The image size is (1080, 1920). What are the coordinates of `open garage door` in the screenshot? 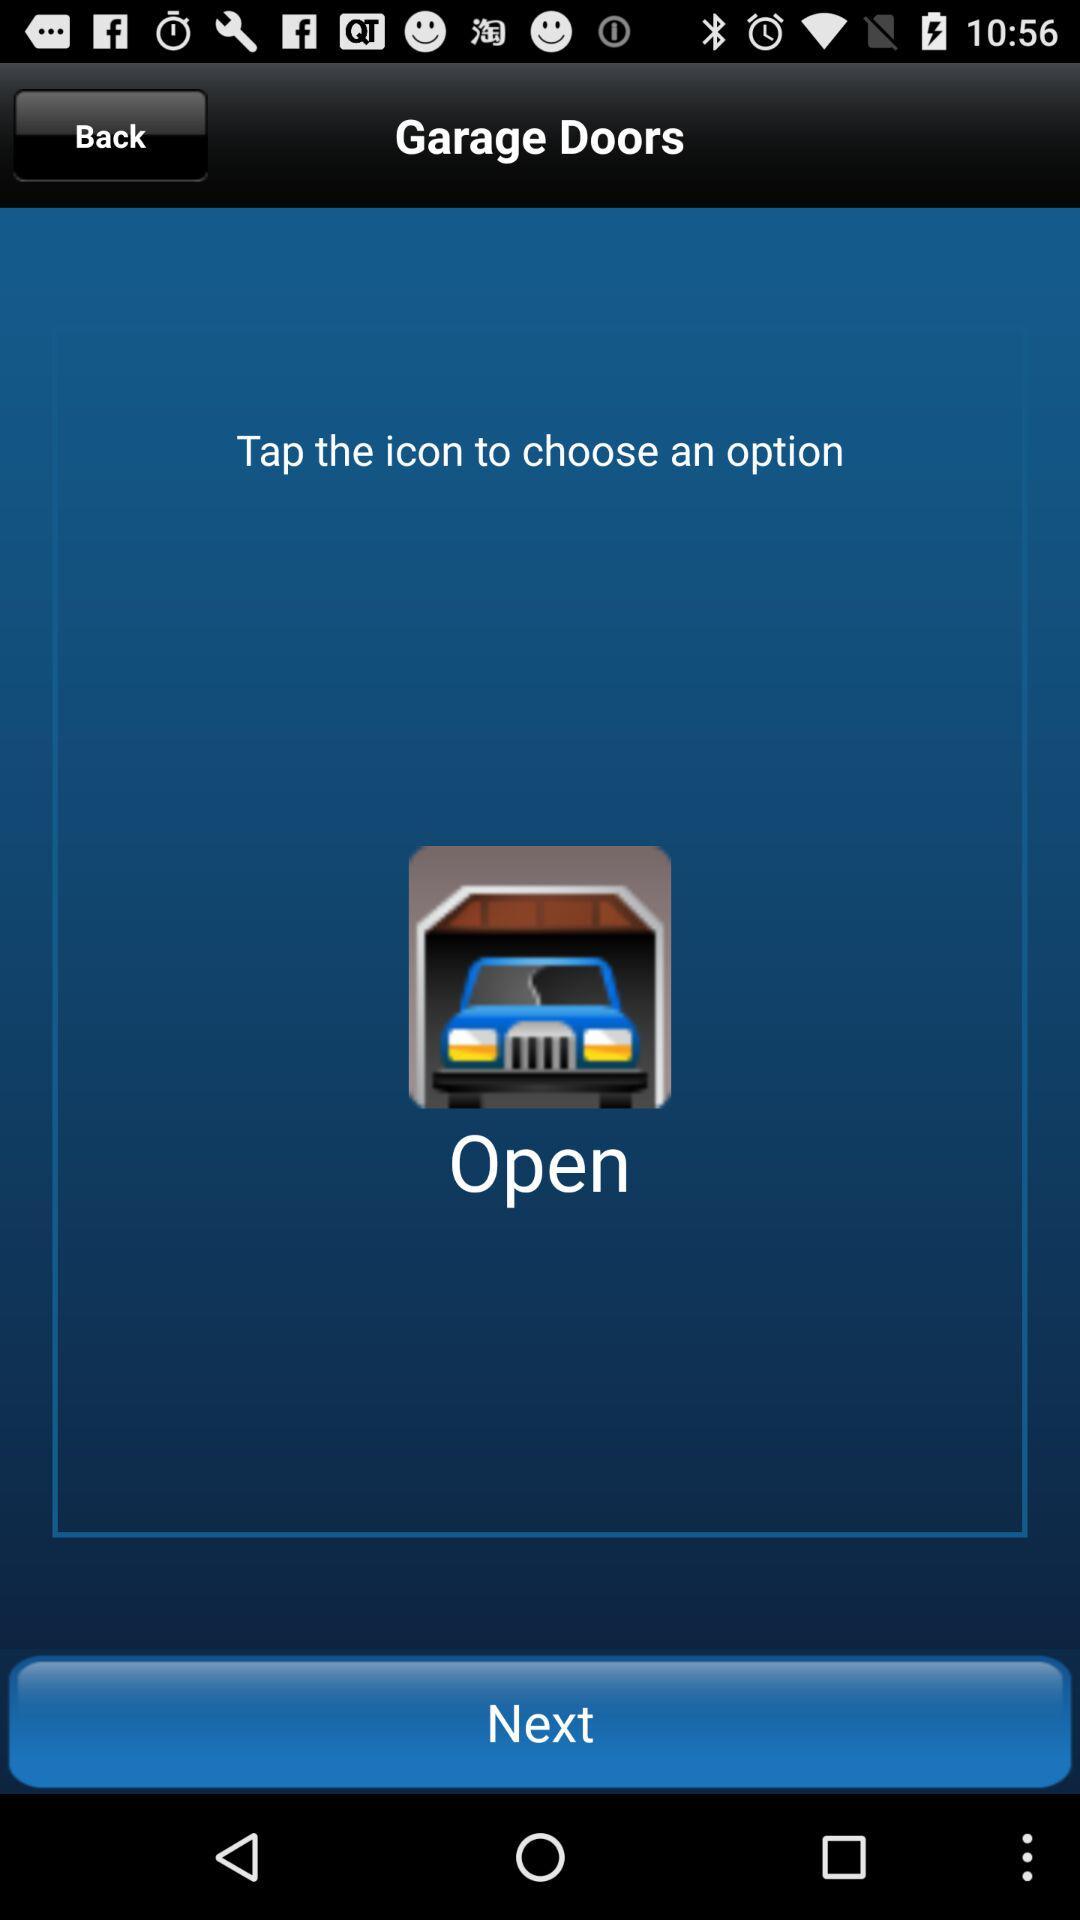 It's located at (540, 977).